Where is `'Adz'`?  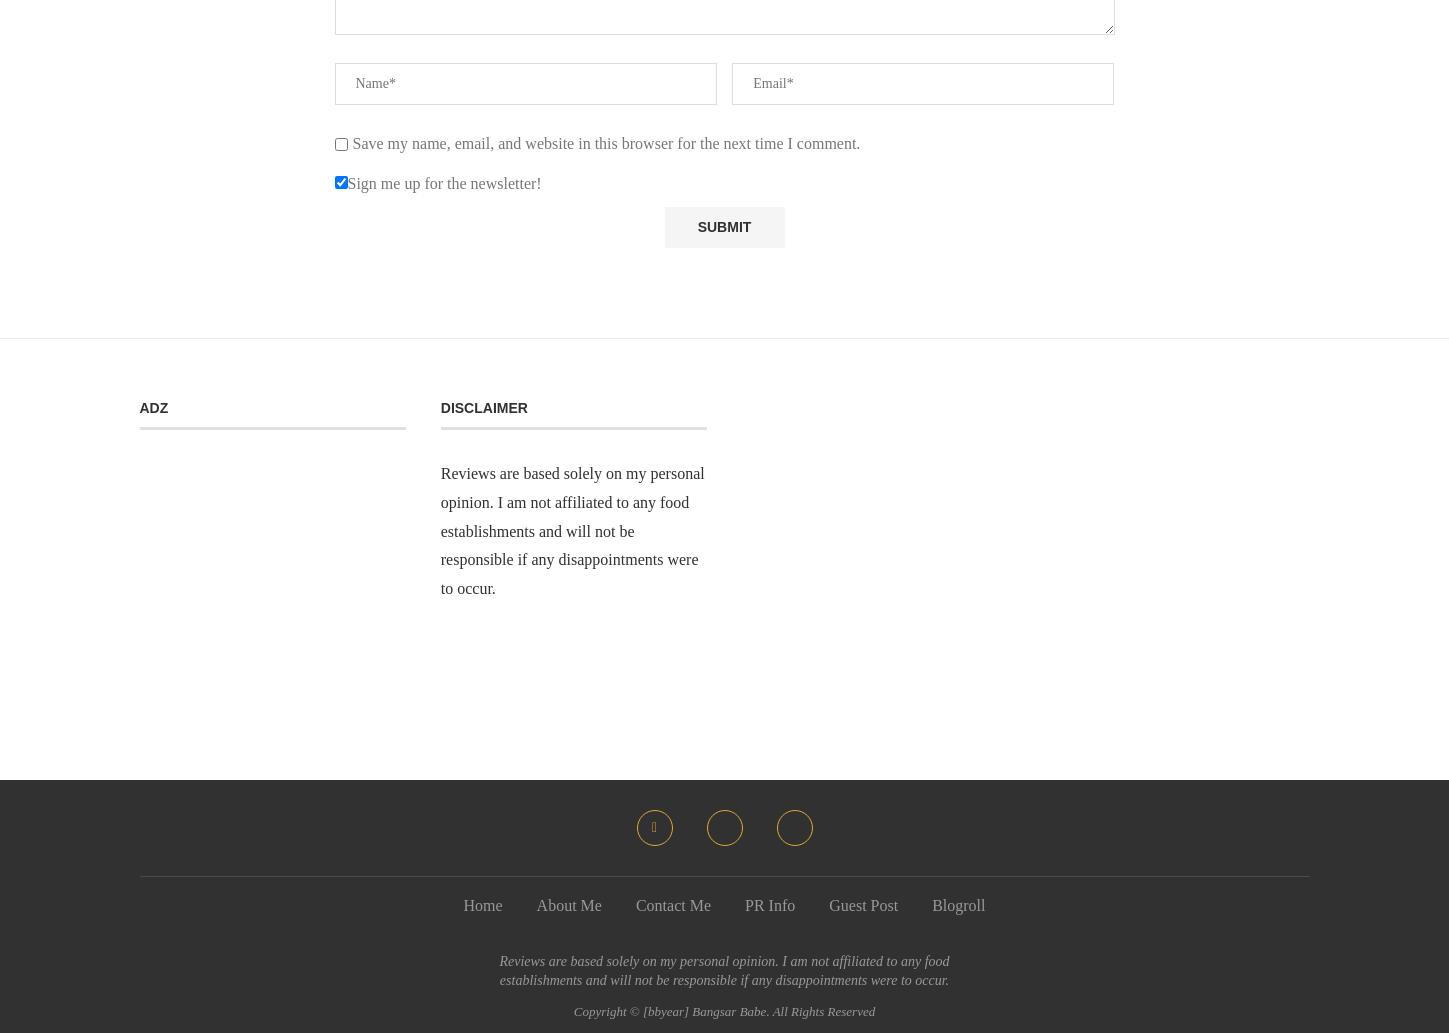
'Adz' is located at coordinates (152, 407).